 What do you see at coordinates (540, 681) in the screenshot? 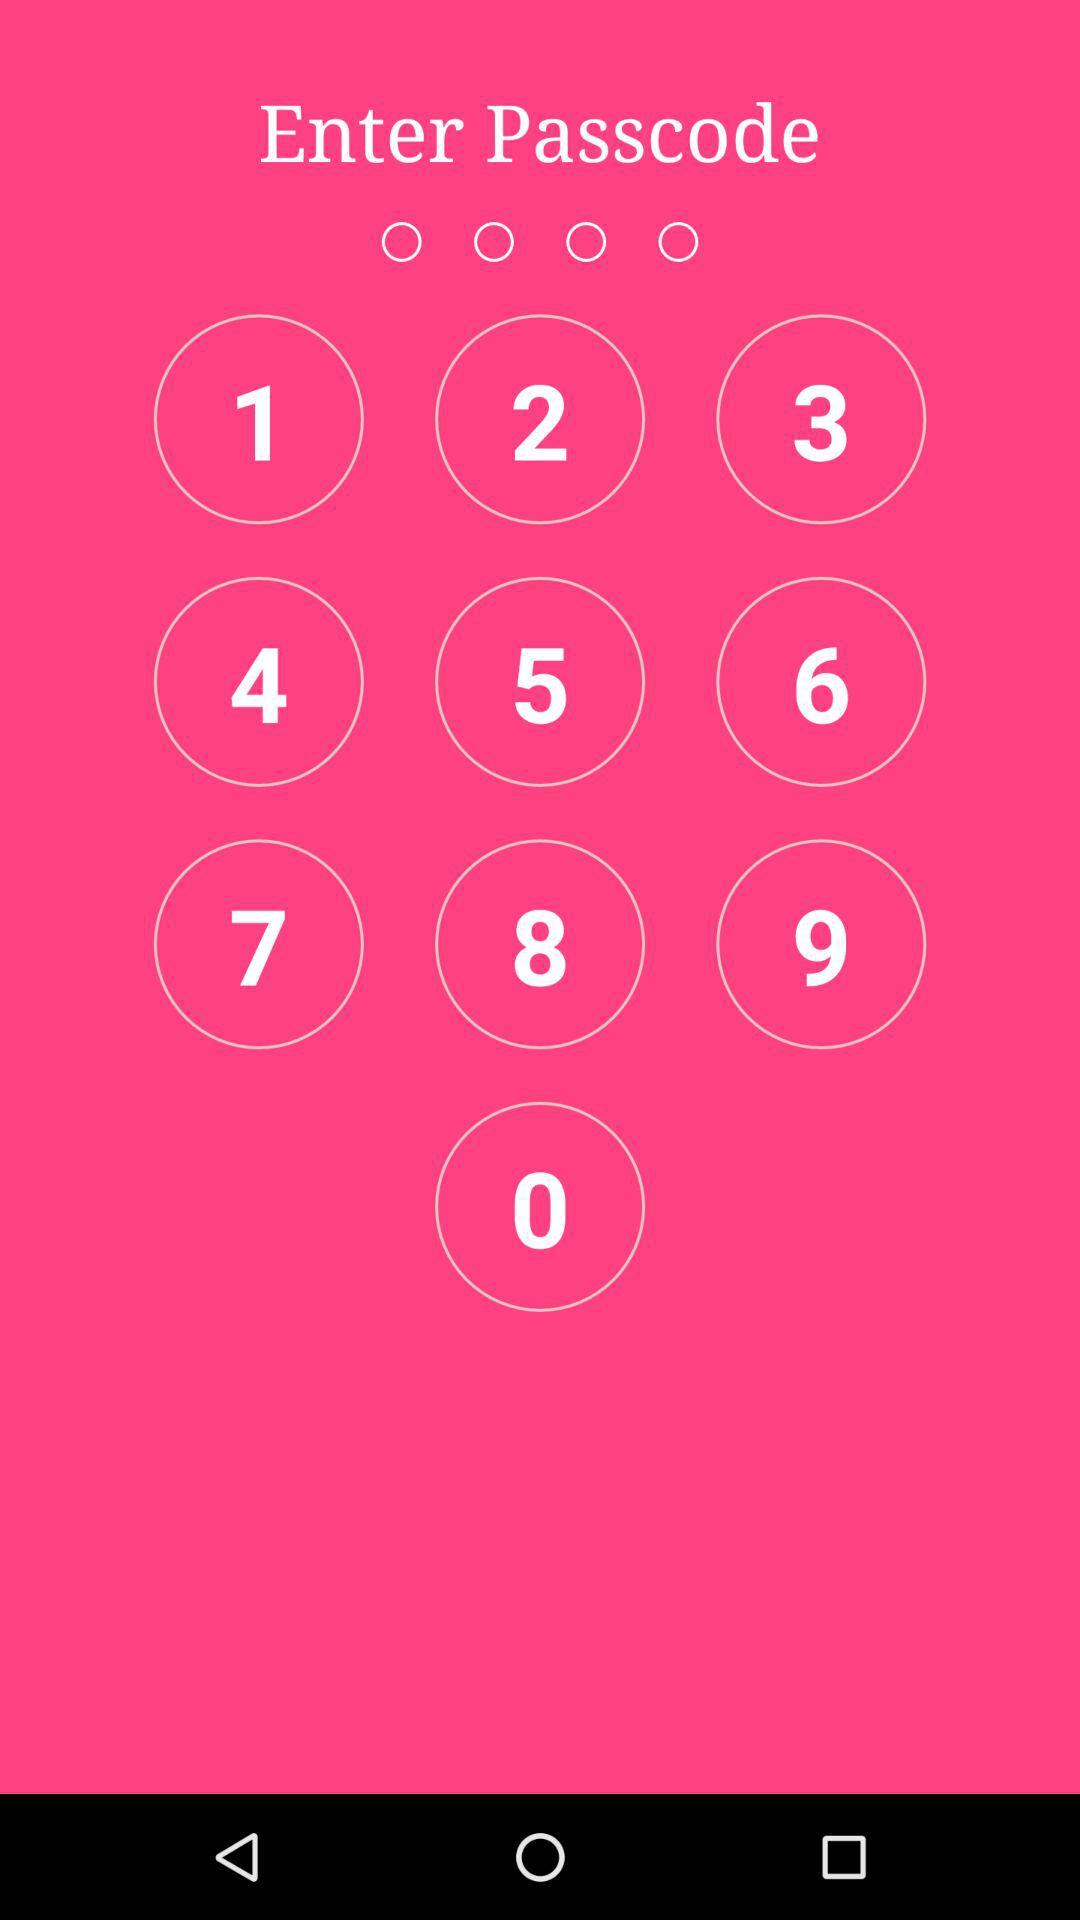
I see `5 item` at bounding box center [540, 681].